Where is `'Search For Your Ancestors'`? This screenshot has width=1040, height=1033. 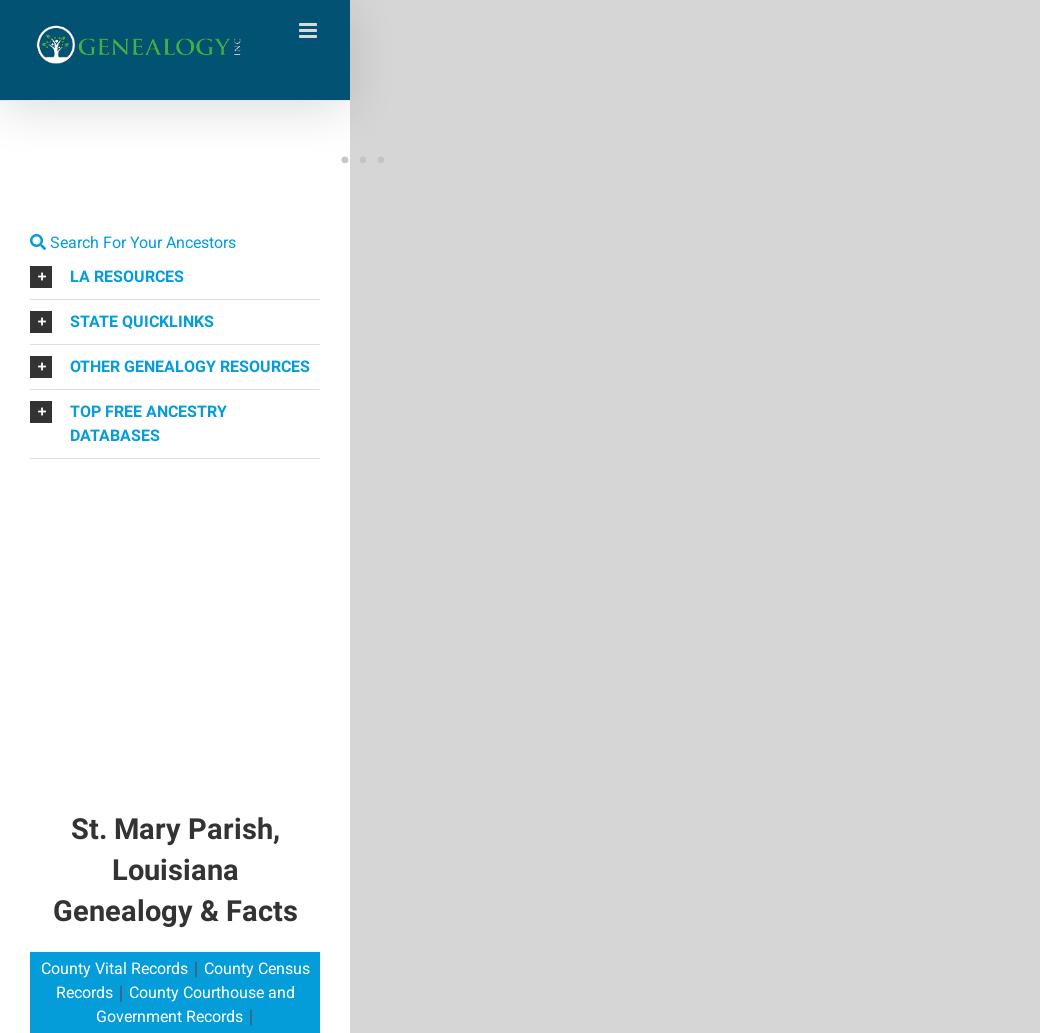 'Search For Your Ancestors' is located at coordinates (141, 240).